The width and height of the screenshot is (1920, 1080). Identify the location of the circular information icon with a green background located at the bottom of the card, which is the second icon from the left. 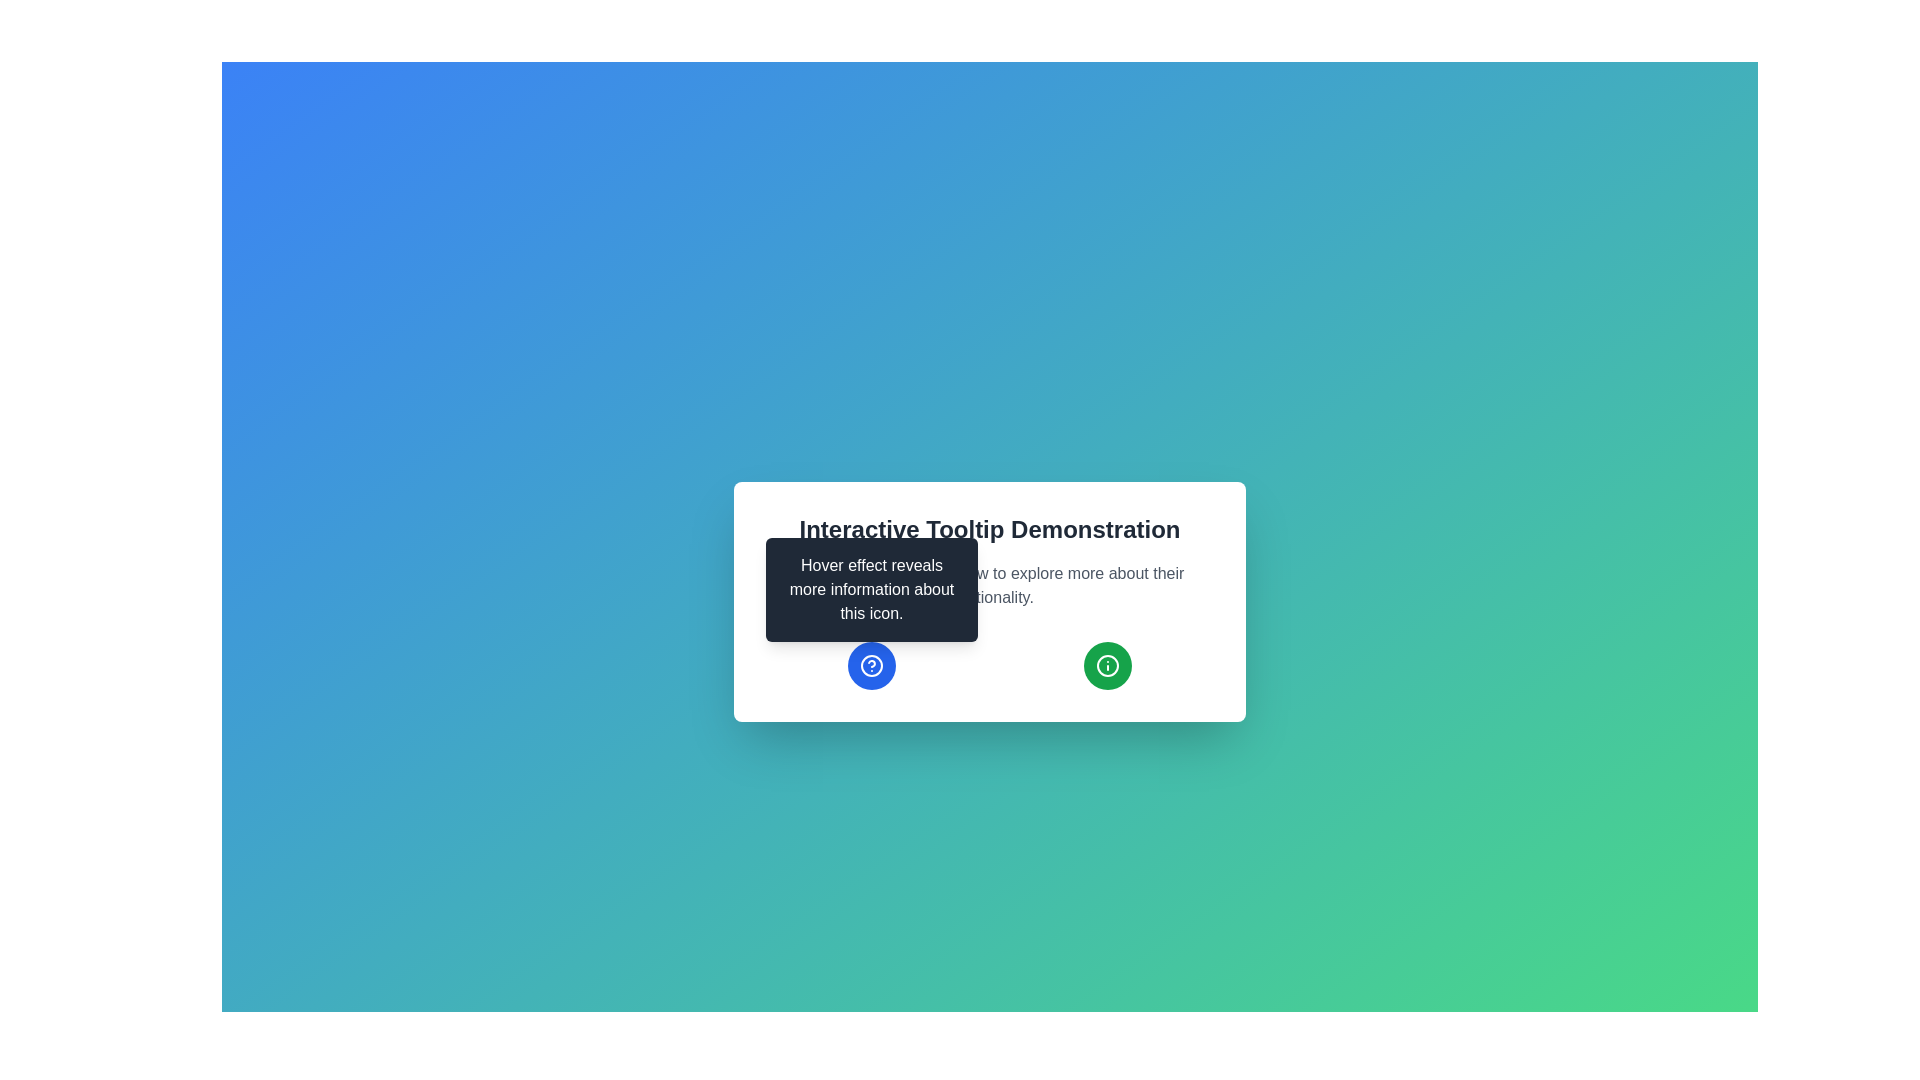
(1107, 666).